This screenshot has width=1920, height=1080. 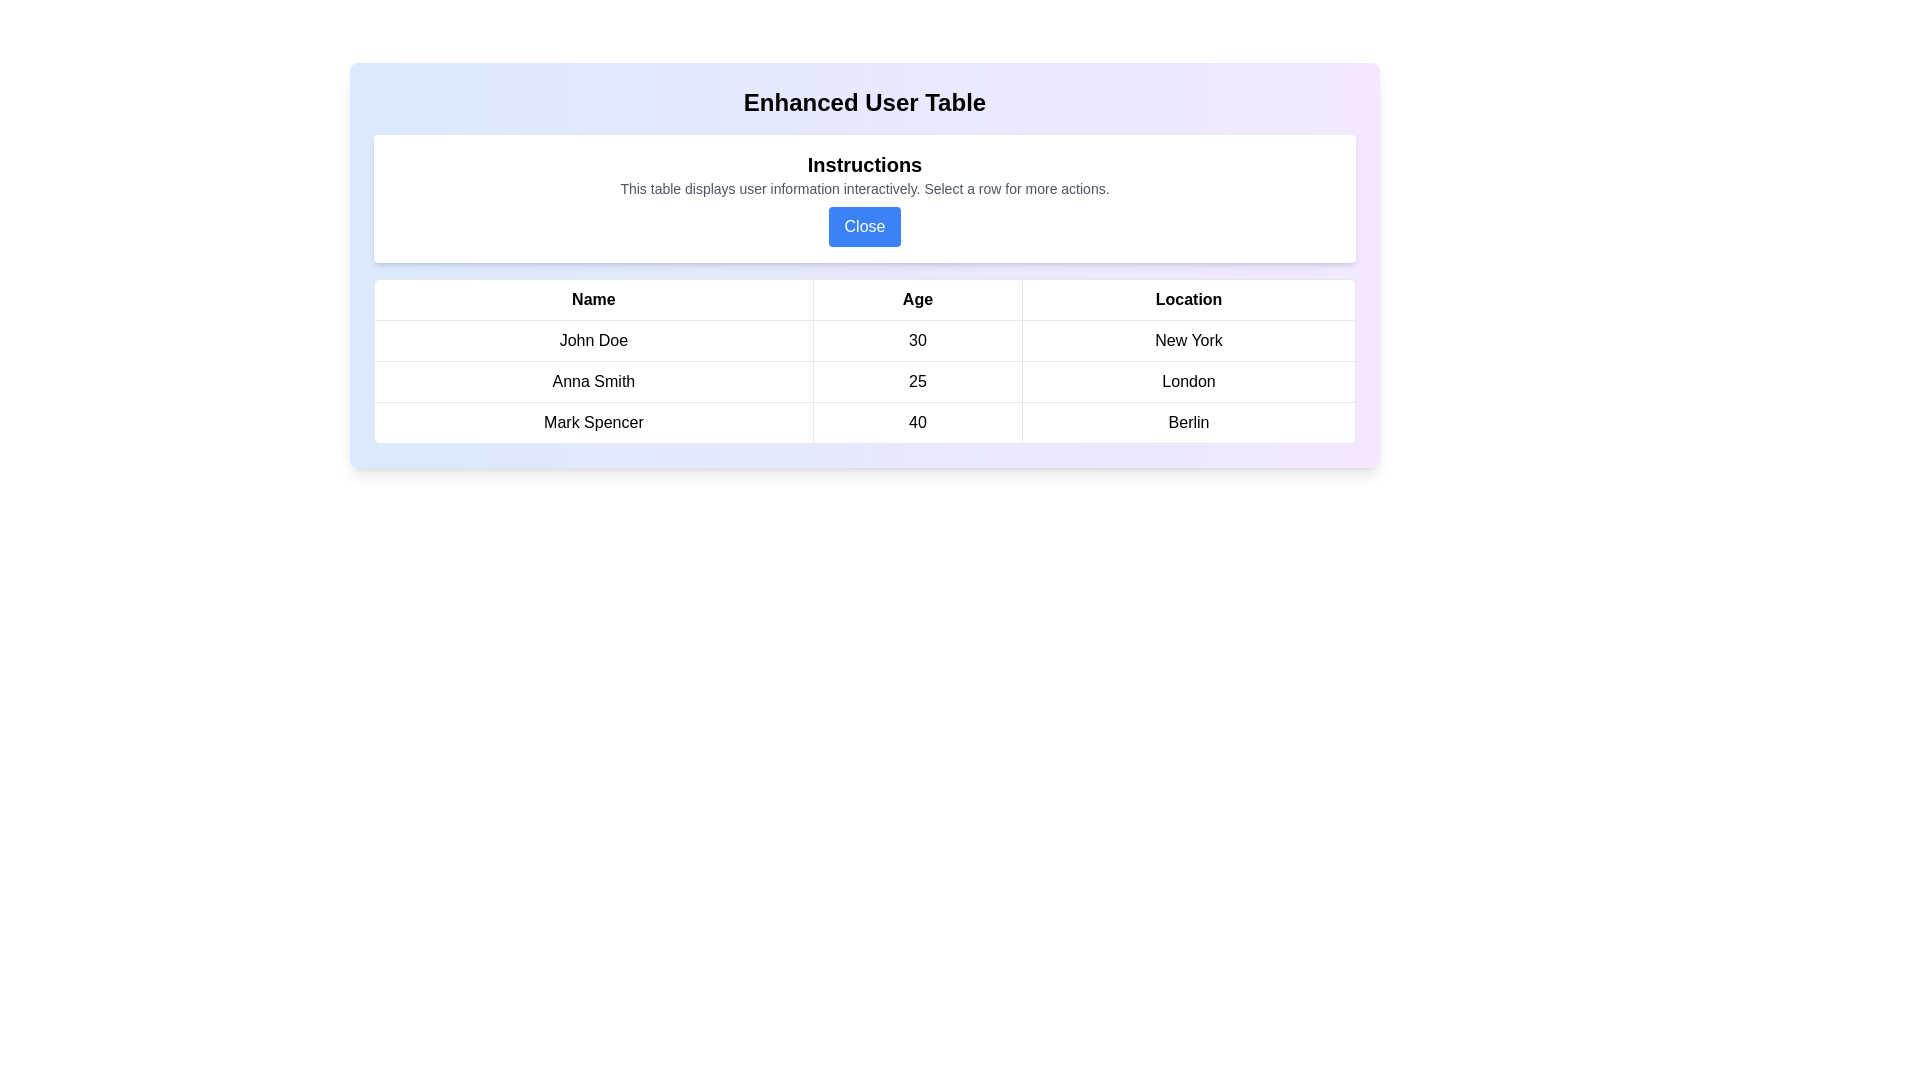 What do you see at coordinates (1189, 339) in the screenshot?
I see `the table cell containing the text 'New York'` at bounding box center [1189, 339].